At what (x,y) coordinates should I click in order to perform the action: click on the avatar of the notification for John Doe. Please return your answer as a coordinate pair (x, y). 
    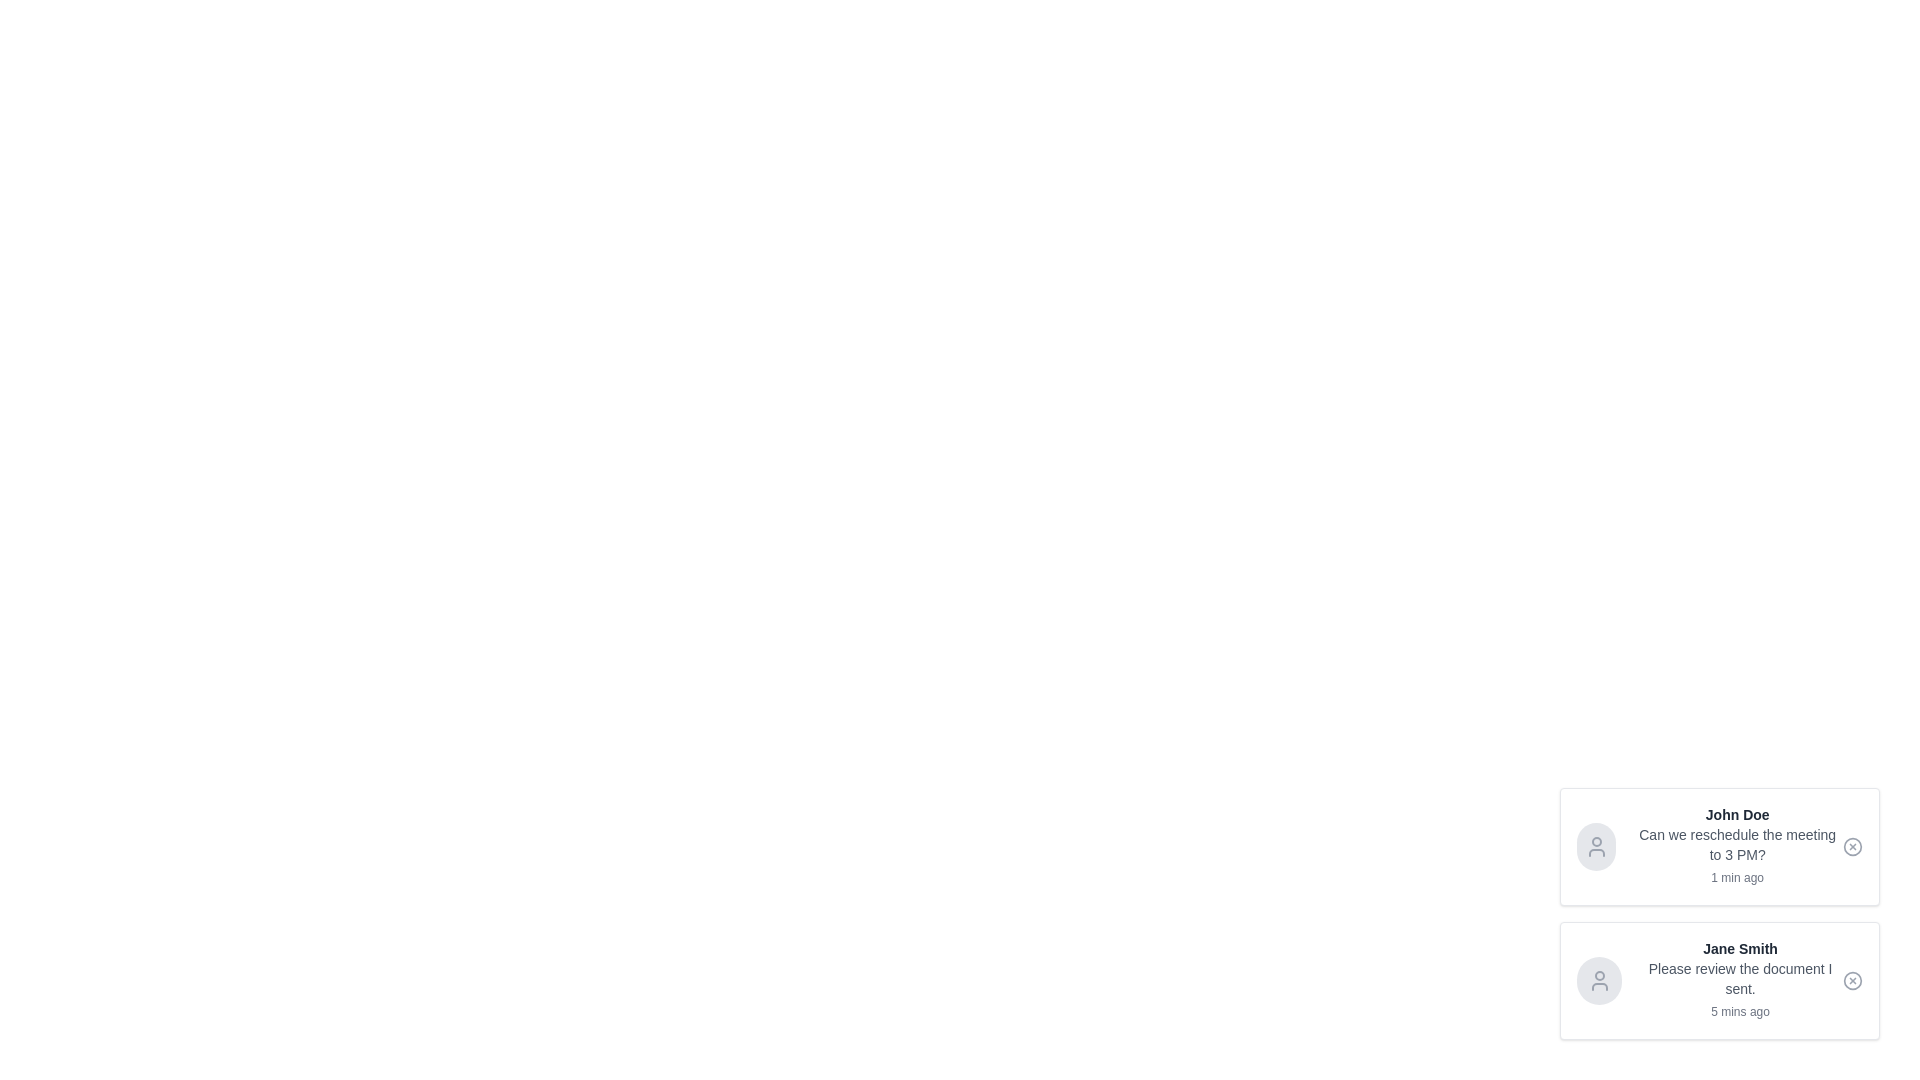
    Looking at the image, I should click on (1595, 847).